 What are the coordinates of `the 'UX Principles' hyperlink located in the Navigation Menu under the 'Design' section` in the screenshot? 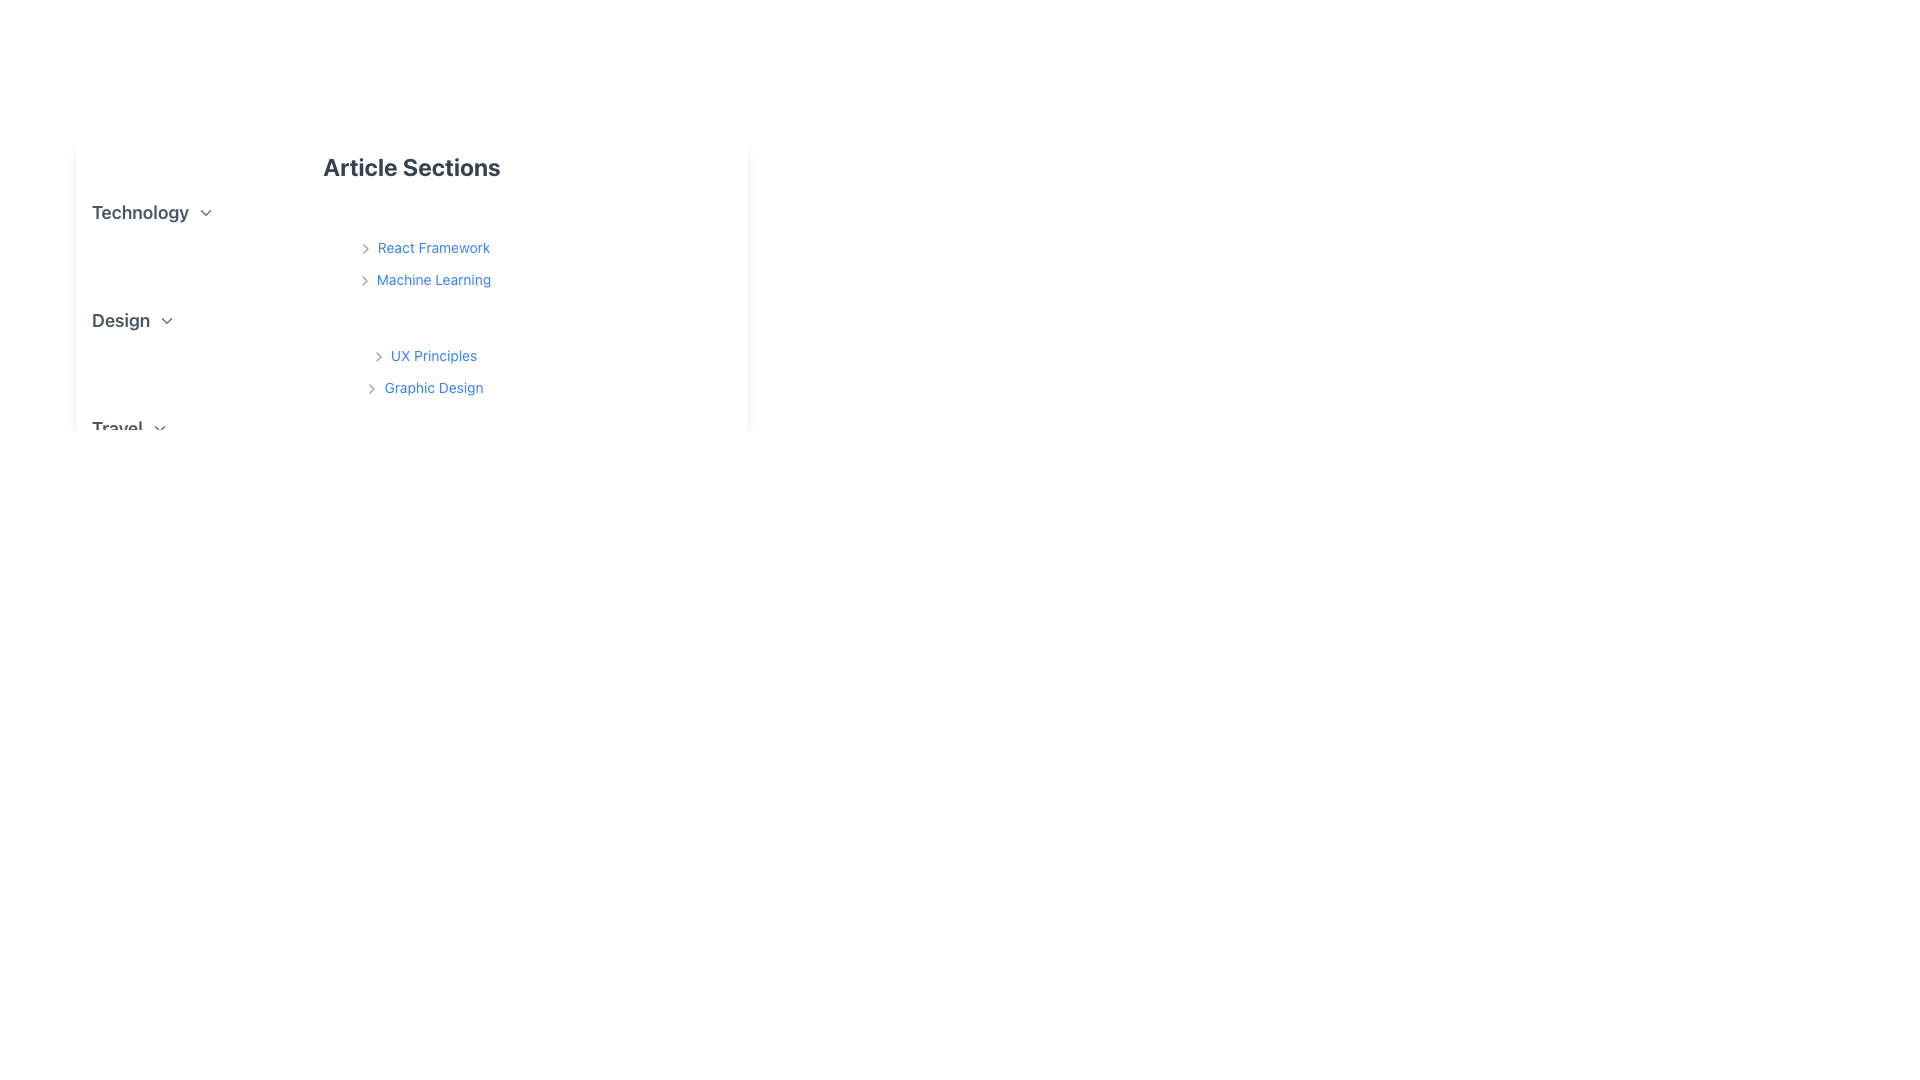 It's located at (422, 370).